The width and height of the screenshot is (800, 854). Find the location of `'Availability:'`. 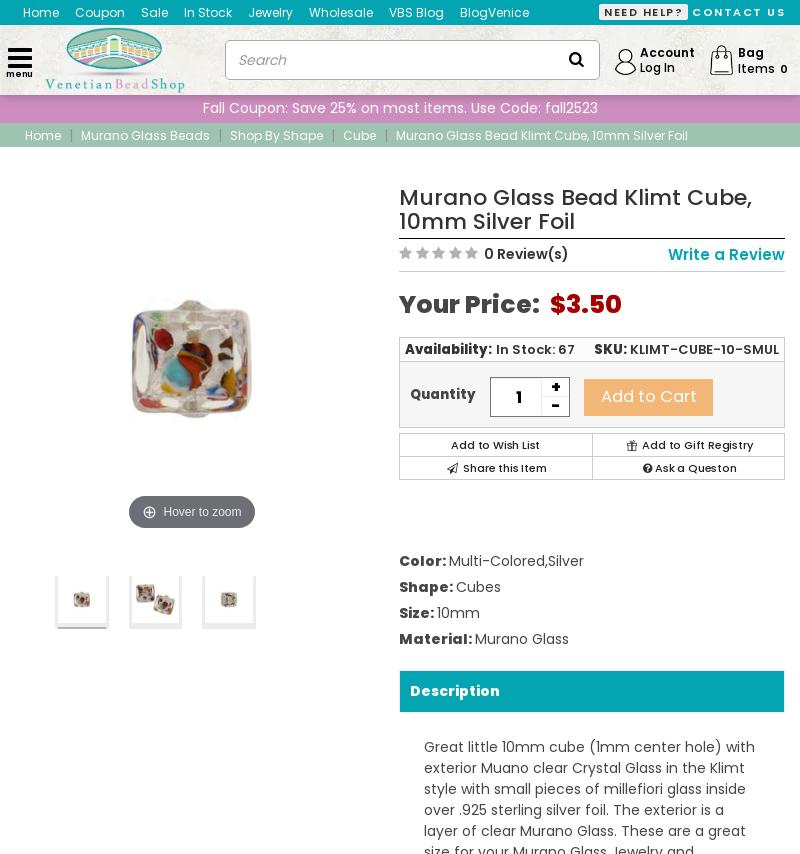

'Availability:' is located at coordinates (447, 349).